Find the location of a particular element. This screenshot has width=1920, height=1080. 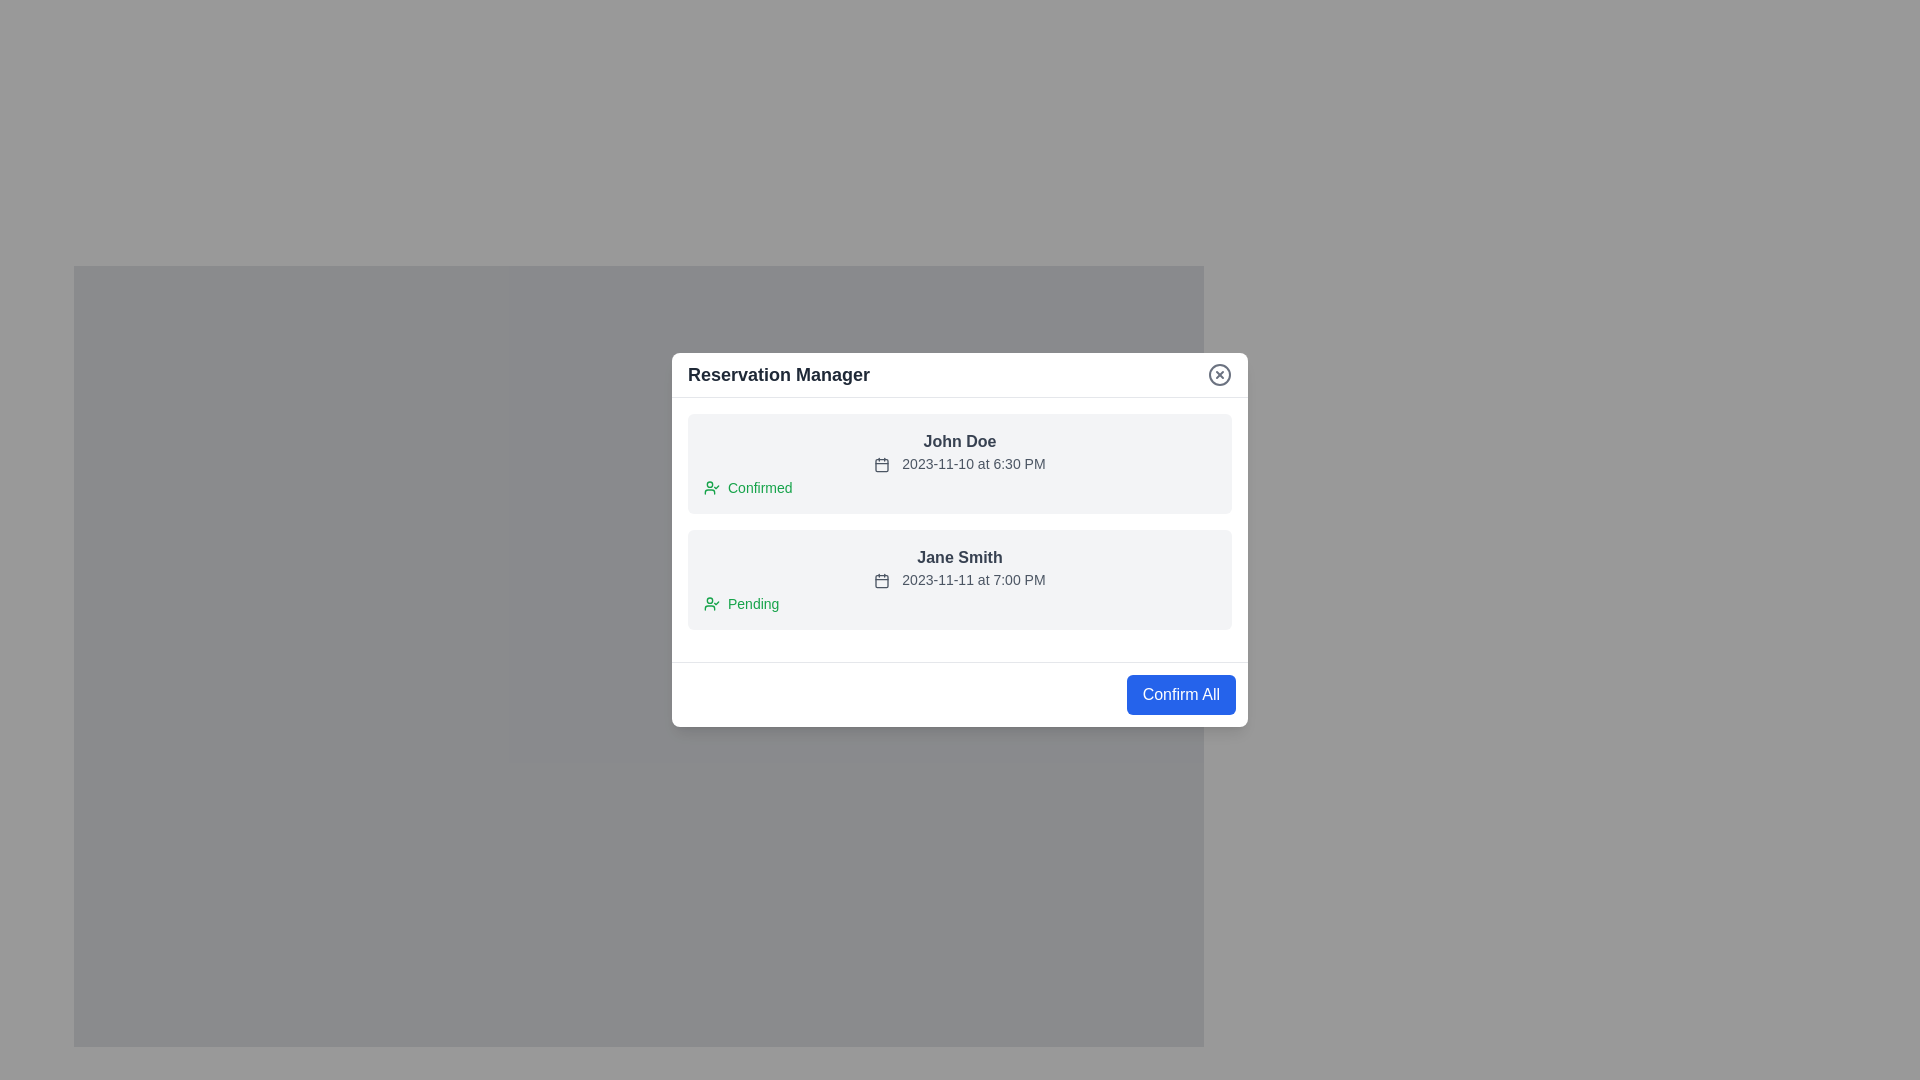

the icon representing the status or function related to 'Jane Smith' in the 'Reservation Manager' list, located to the left of the related text is located at coordinates (881, 582).